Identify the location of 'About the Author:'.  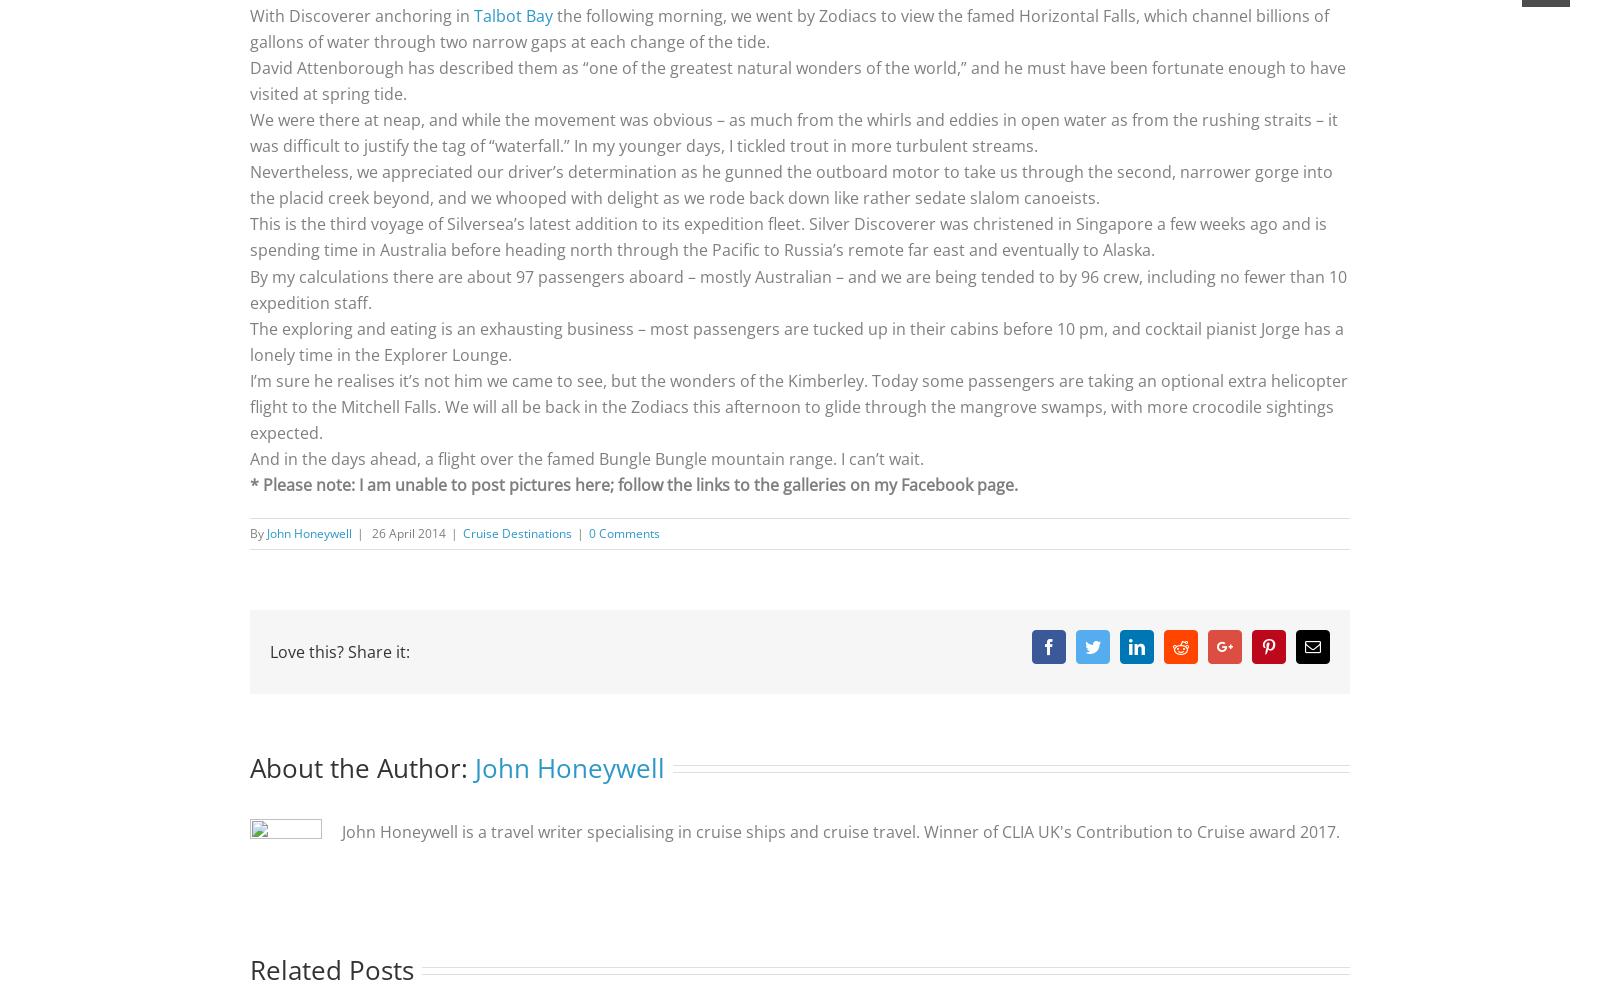
(362, 765).